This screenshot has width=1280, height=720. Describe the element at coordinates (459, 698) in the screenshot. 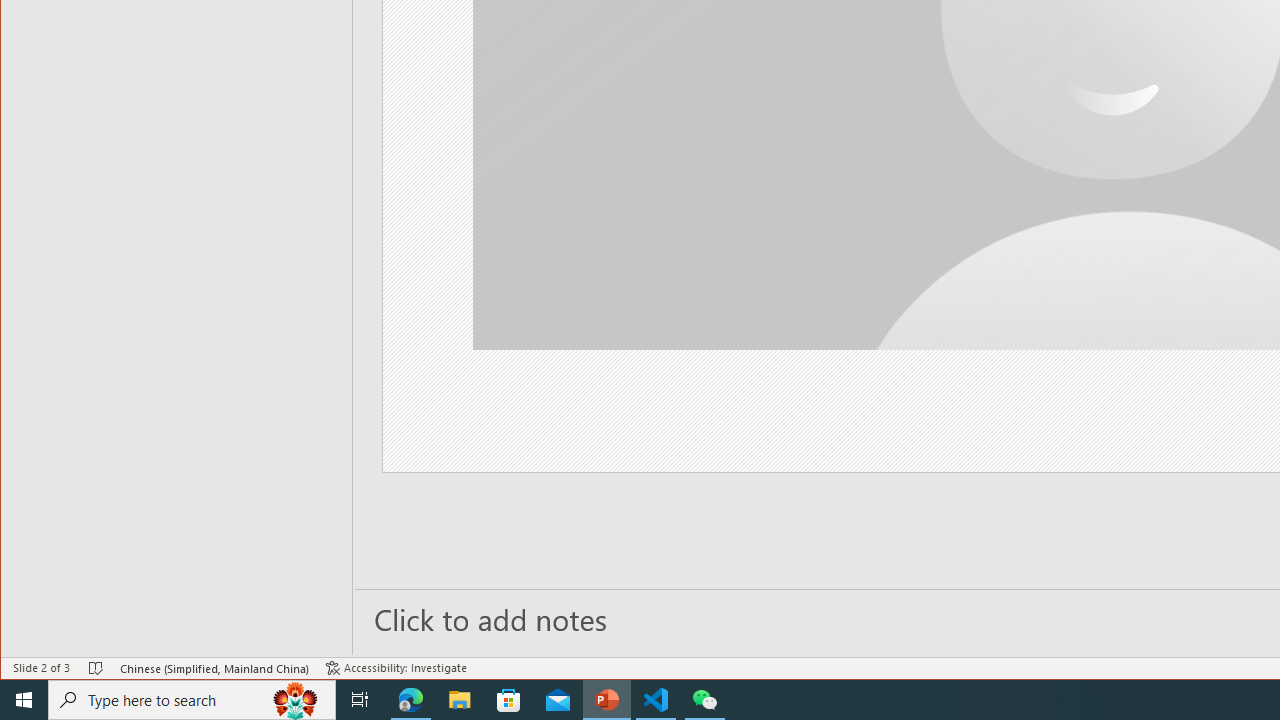

I see `'File Explorer'` at that location.